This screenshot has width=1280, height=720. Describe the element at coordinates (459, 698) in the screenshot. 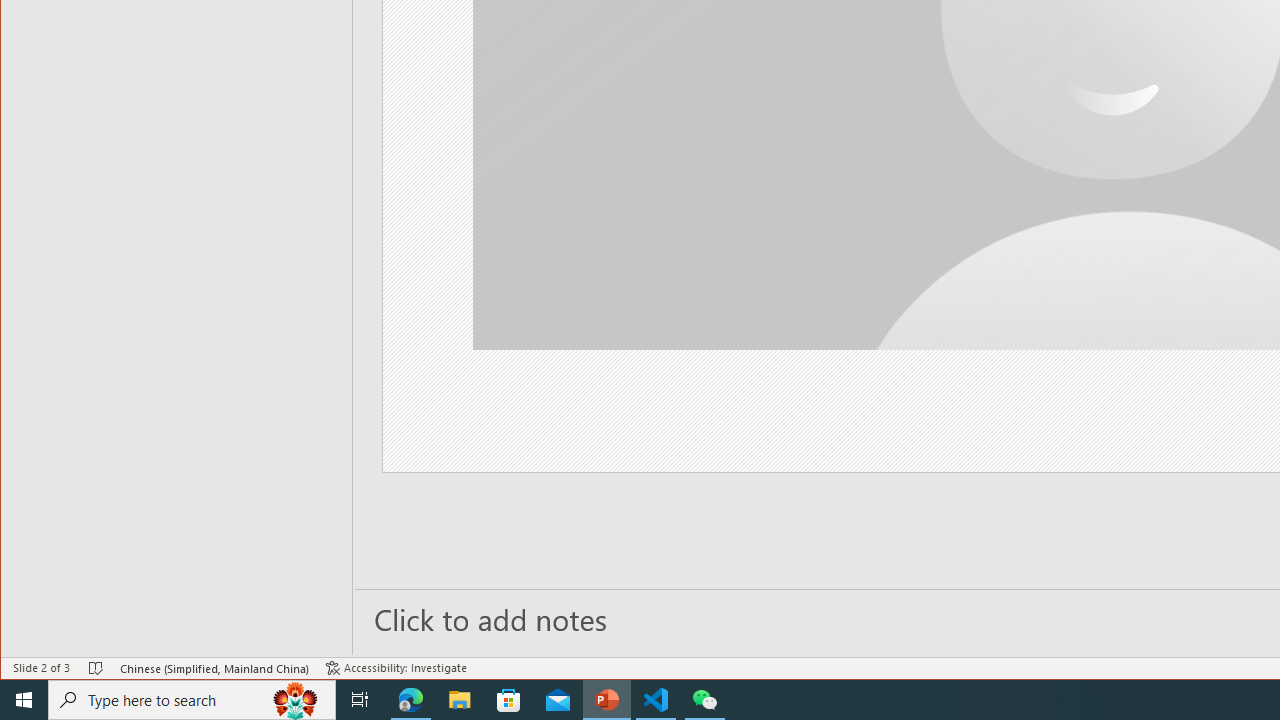

I see `'File Explorer'` at that location.